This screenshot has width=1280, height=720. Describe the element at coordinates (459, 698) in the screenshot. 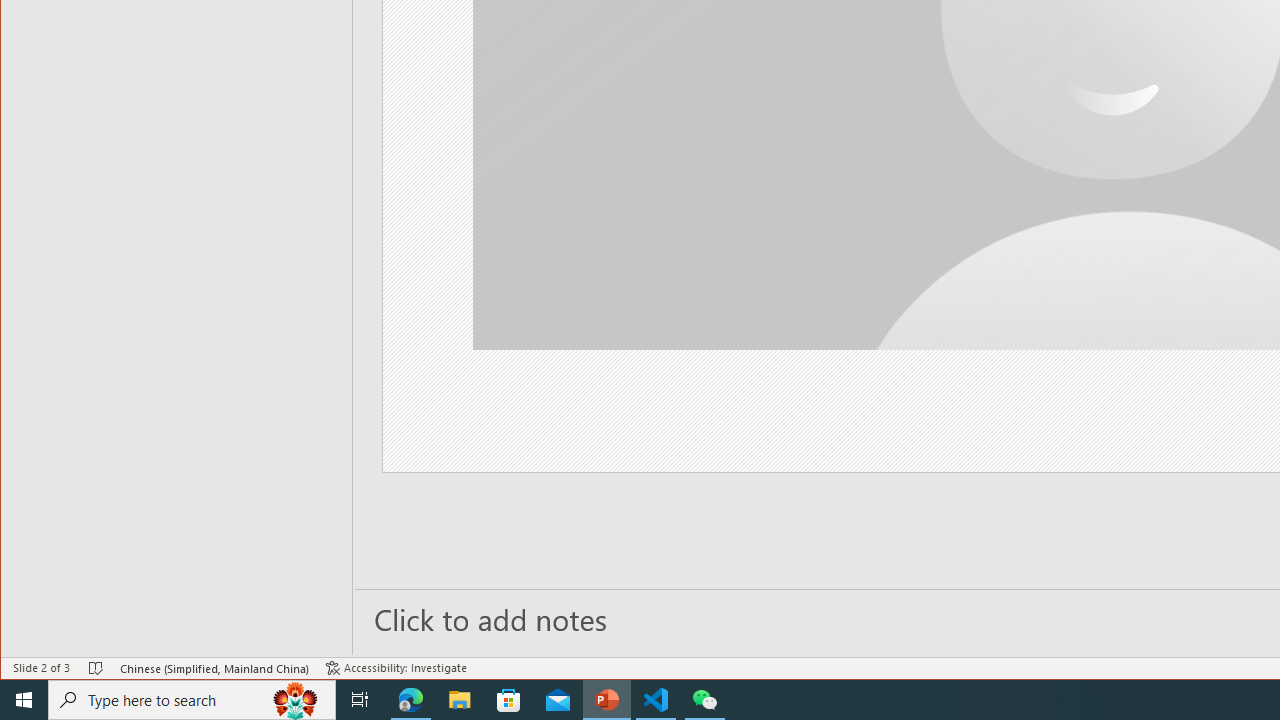

I see `'File Explorer'` at that location.